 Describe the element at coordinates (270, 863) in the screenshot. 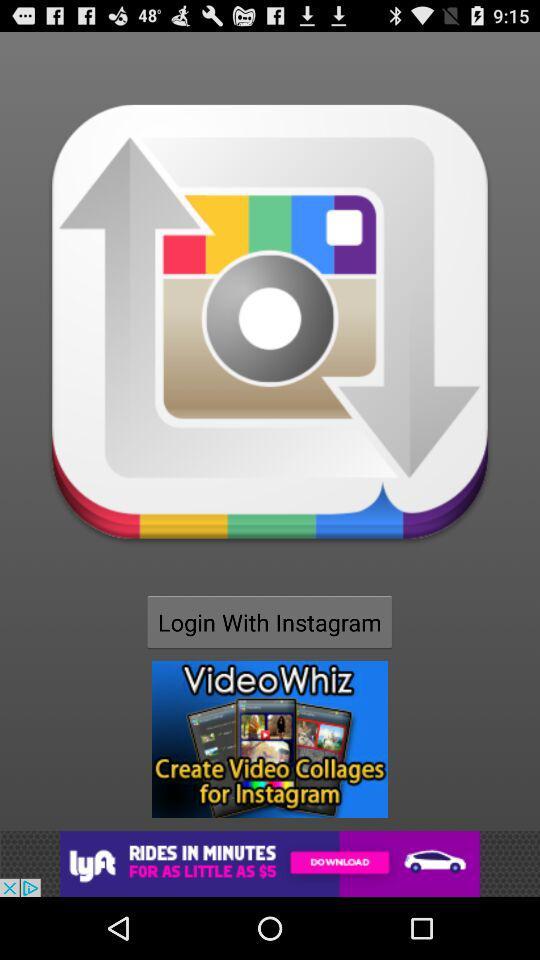

I see `navigate to advertisement site for lyft` at that location.